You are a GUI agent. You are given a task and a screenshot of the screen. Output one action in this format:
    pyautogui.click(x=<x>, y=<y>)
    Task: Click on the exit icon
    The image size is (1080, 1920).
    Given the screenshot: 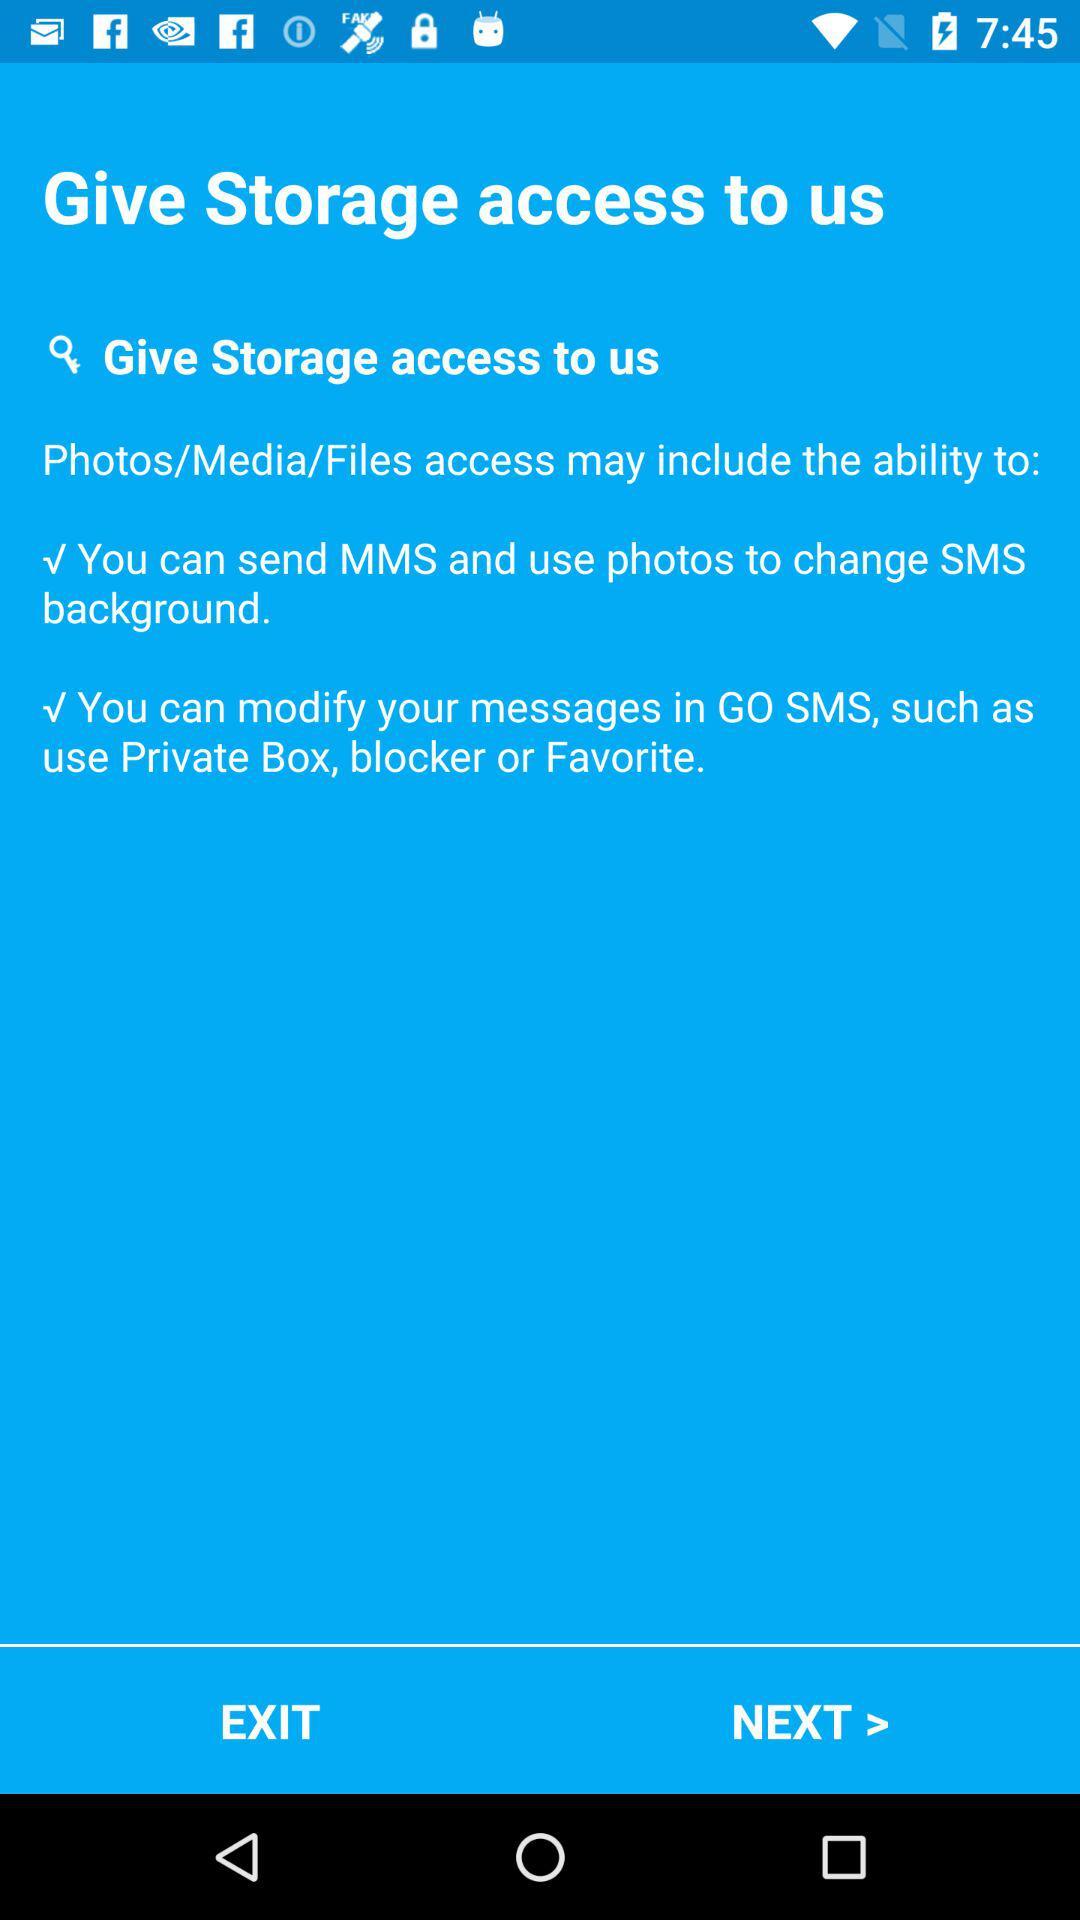 What is the action you would take?
    pyautogui.click(x=270, y=1719)
    